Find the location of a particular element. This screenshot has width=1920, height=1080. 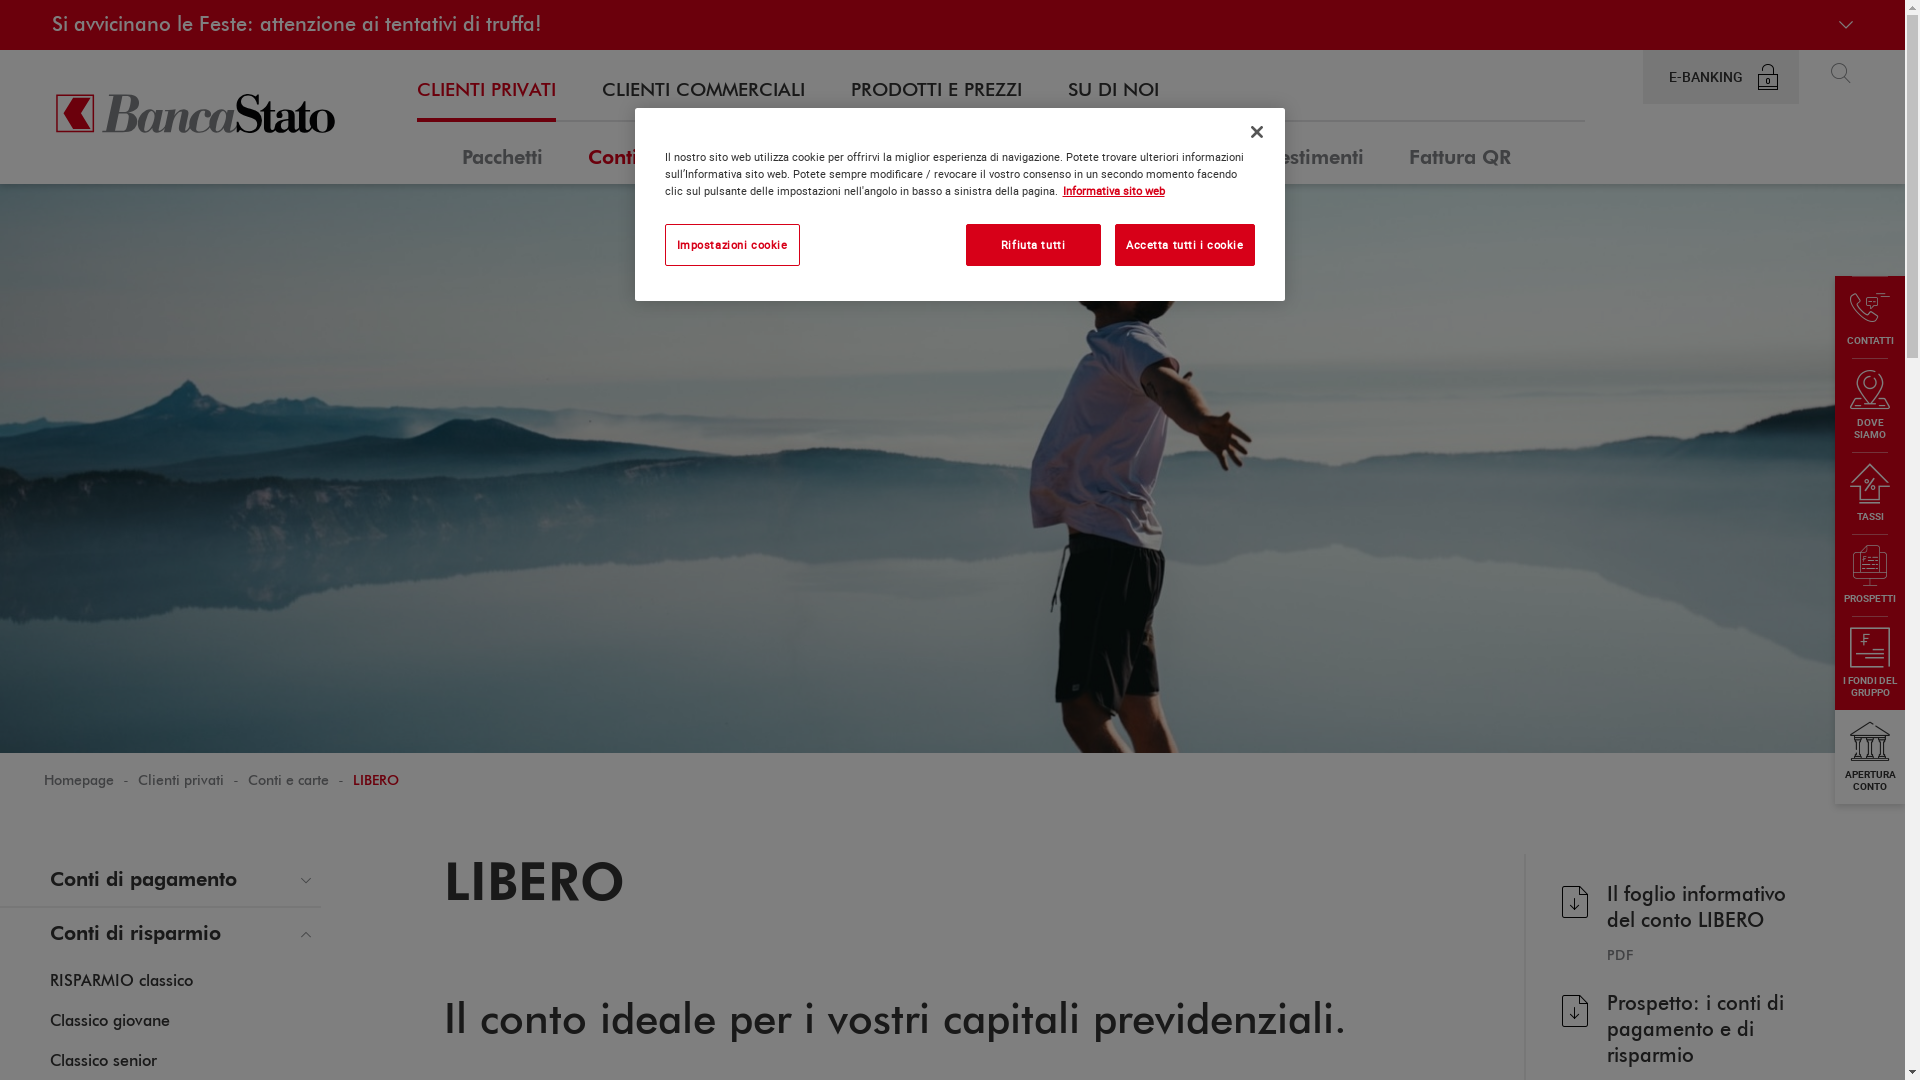

'Conti e carte' is located at coordinates (587, 152).